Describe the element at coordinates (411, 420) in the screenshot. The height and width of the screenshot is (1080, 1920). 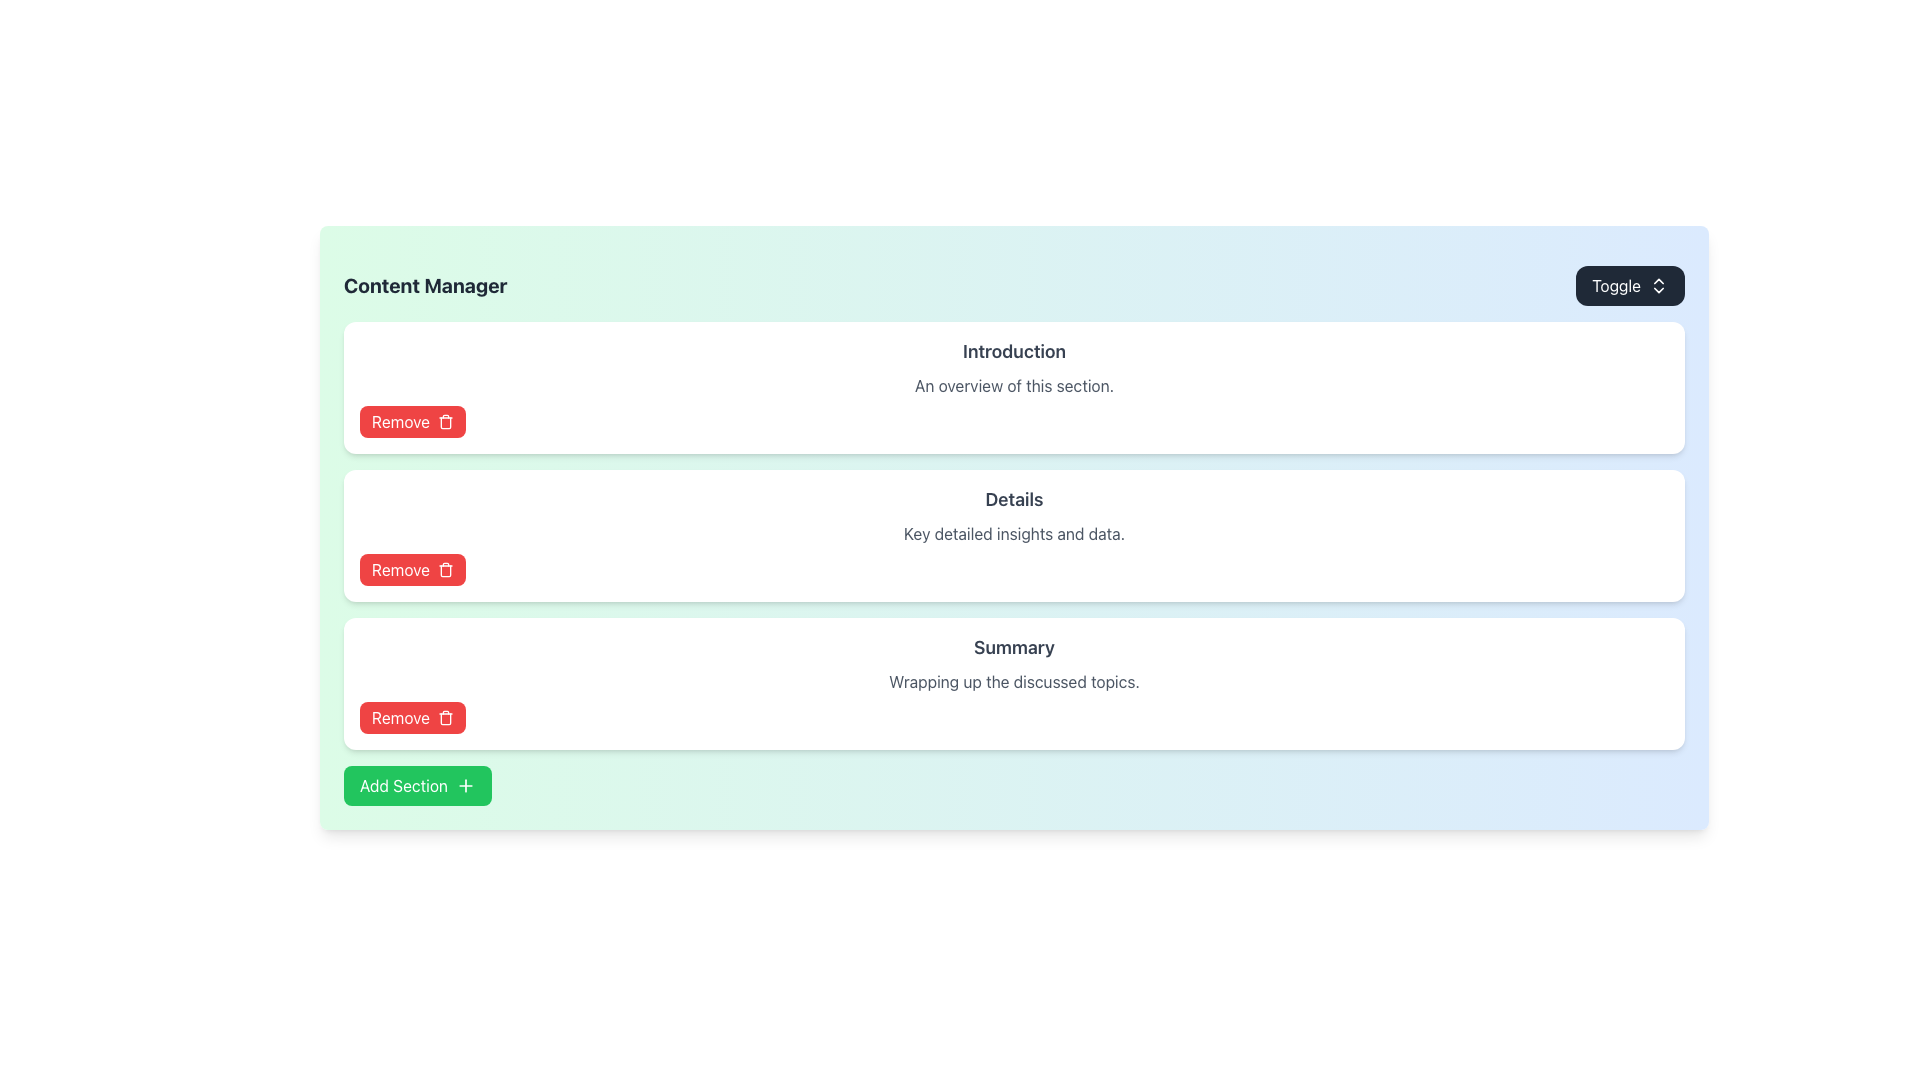
I see `the 'Remove' button, which is a rectangular button with a red background and white text, located at the bottom-right of the 'Introduction' section` at that location.